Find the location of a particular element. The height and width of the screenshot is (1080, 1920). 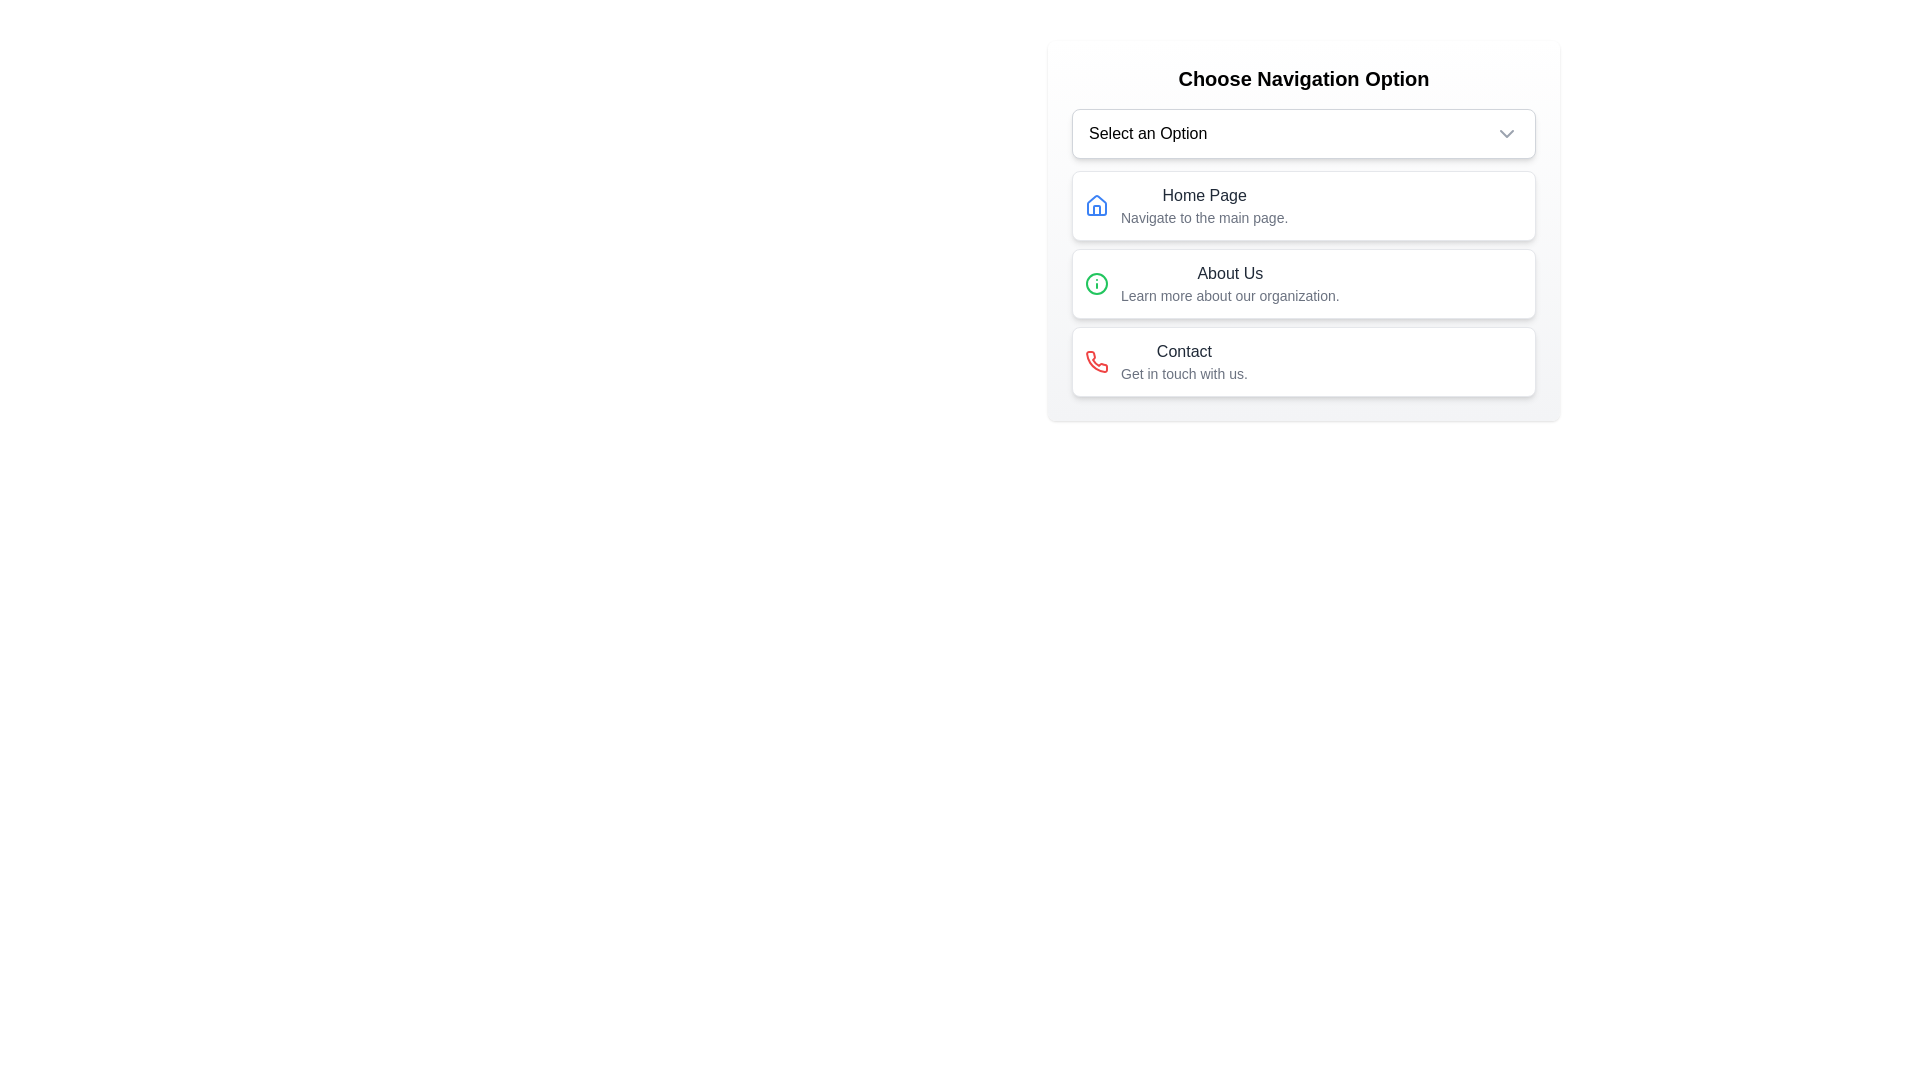

the 'About Us' text label located in the navigation options is located at coordinates (1229, 284).